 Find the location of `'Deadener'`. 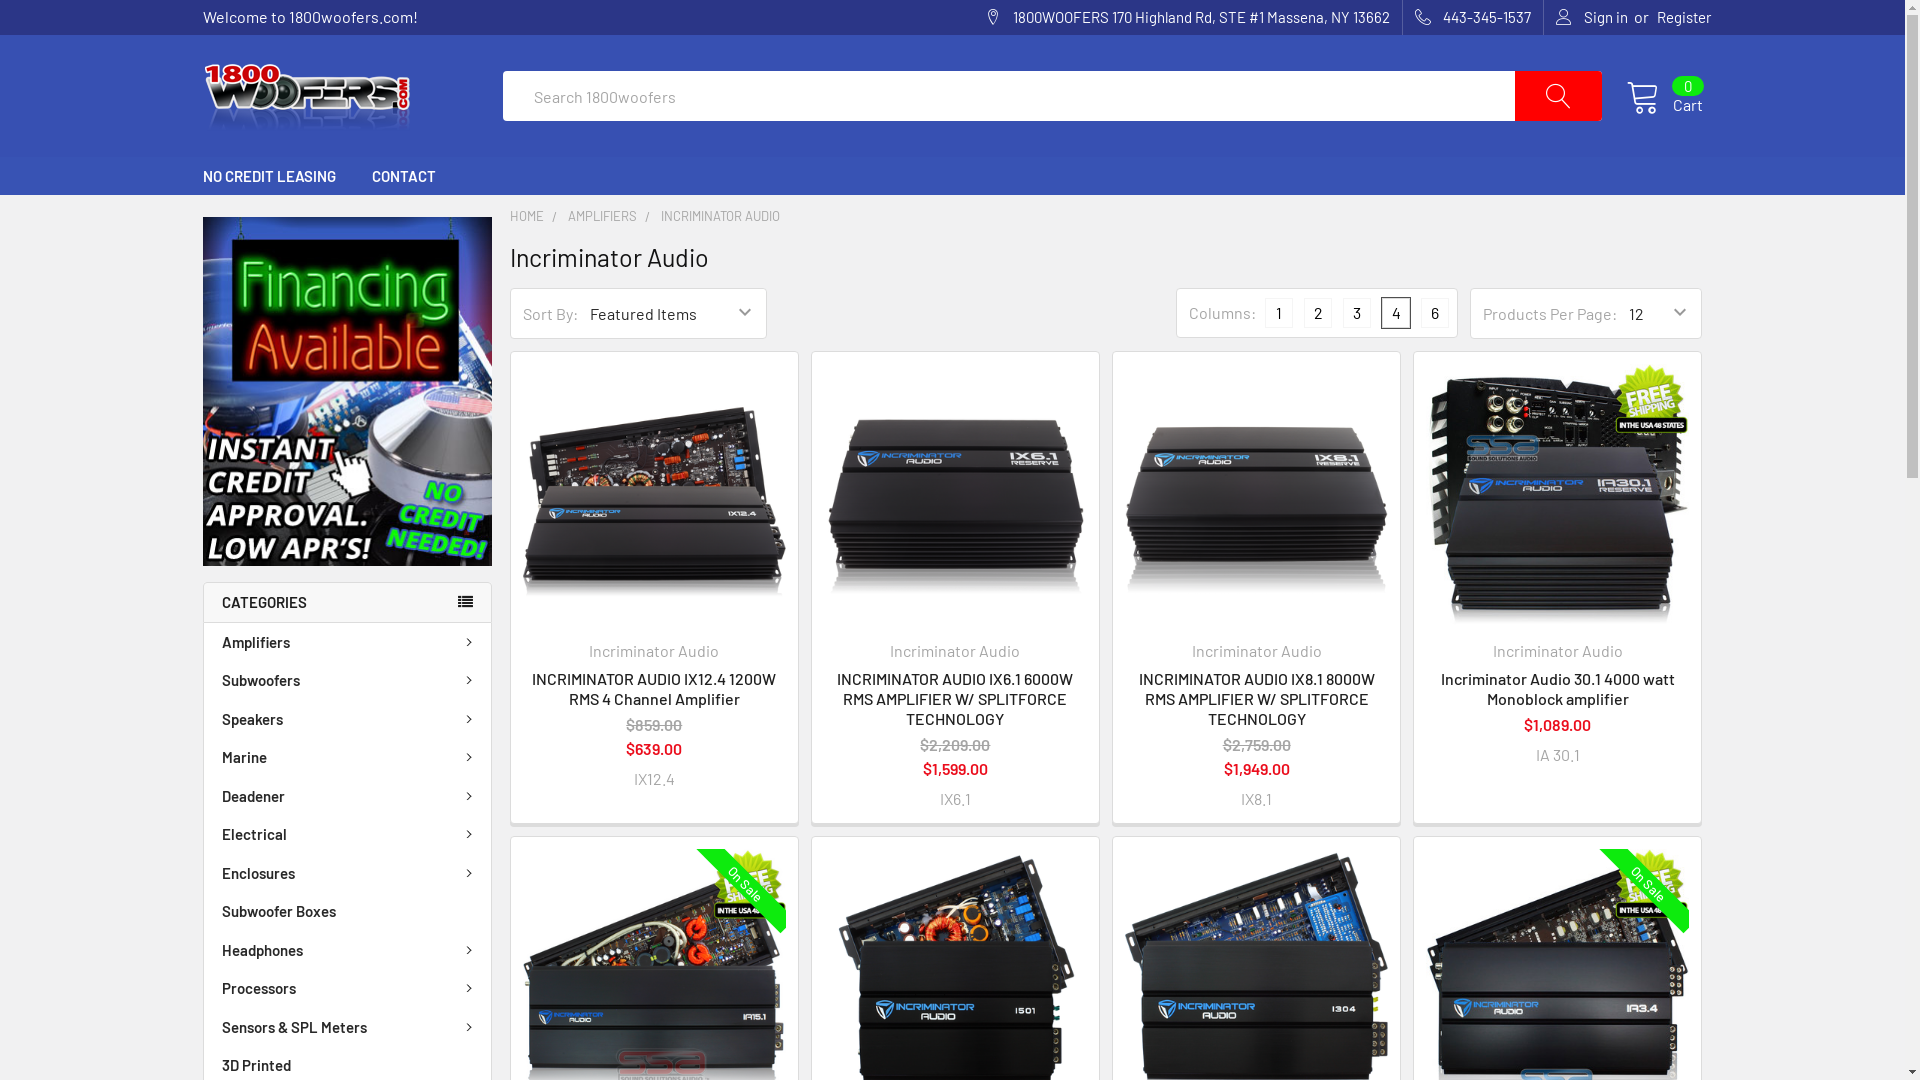

'Deadener' is located at coordinates (347, 795).